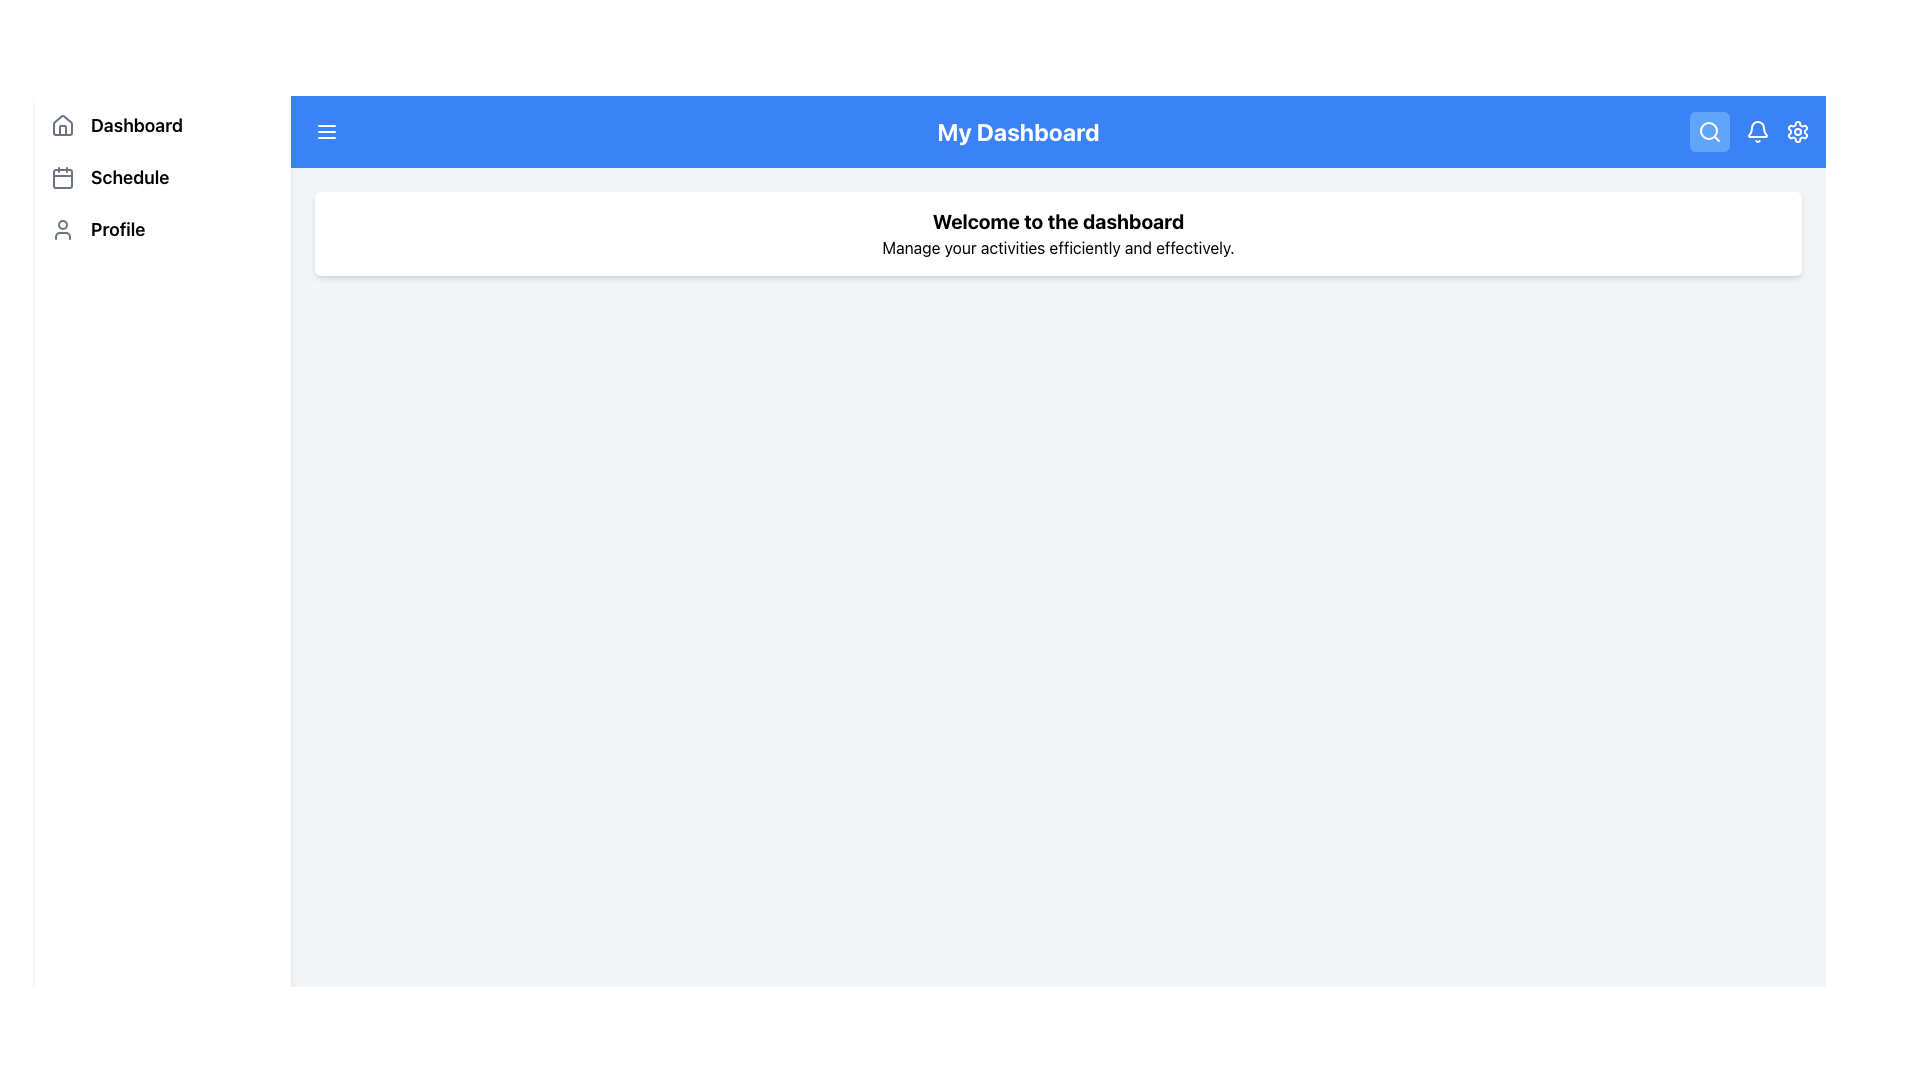  What do you see at coordinates (117, 229) in the screenshot?
I see `the 'Profile' text label located in the left sidebar menu` at bounding box center [117, 229].